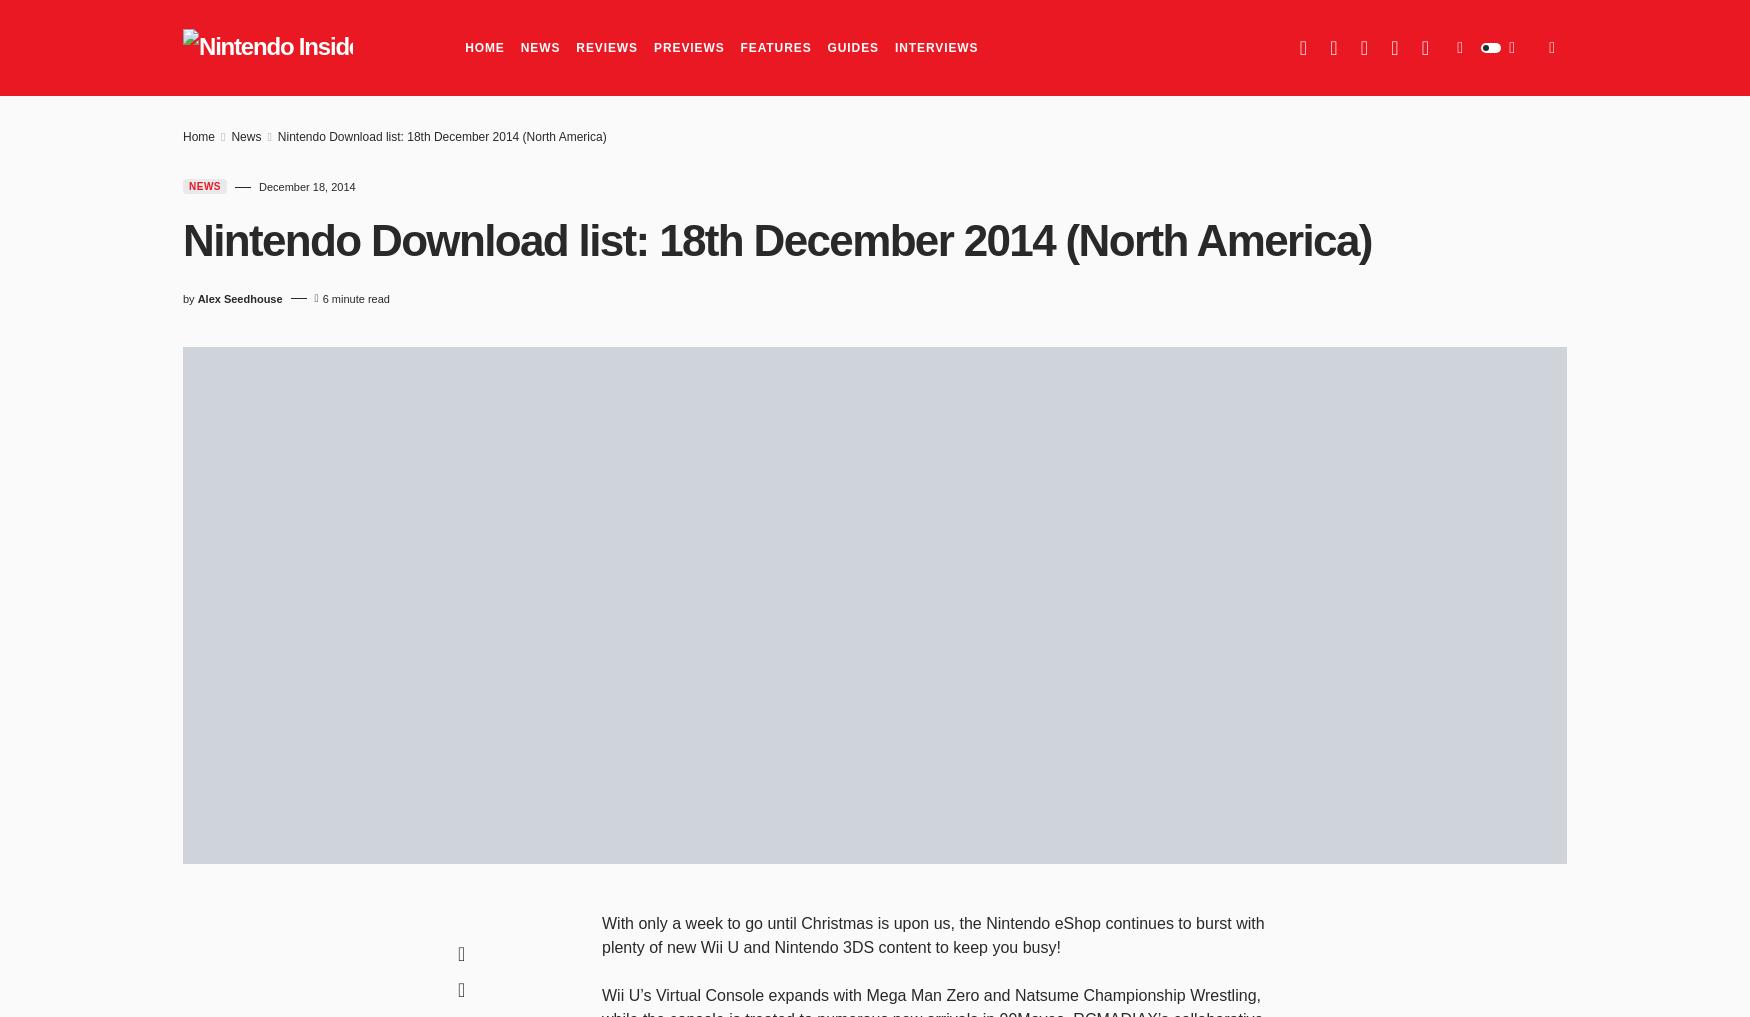 This screenshot has width=1750, height=1017. Describe the element at coordinates (188, 297) in the screenshot. I see `'by'` at that location.